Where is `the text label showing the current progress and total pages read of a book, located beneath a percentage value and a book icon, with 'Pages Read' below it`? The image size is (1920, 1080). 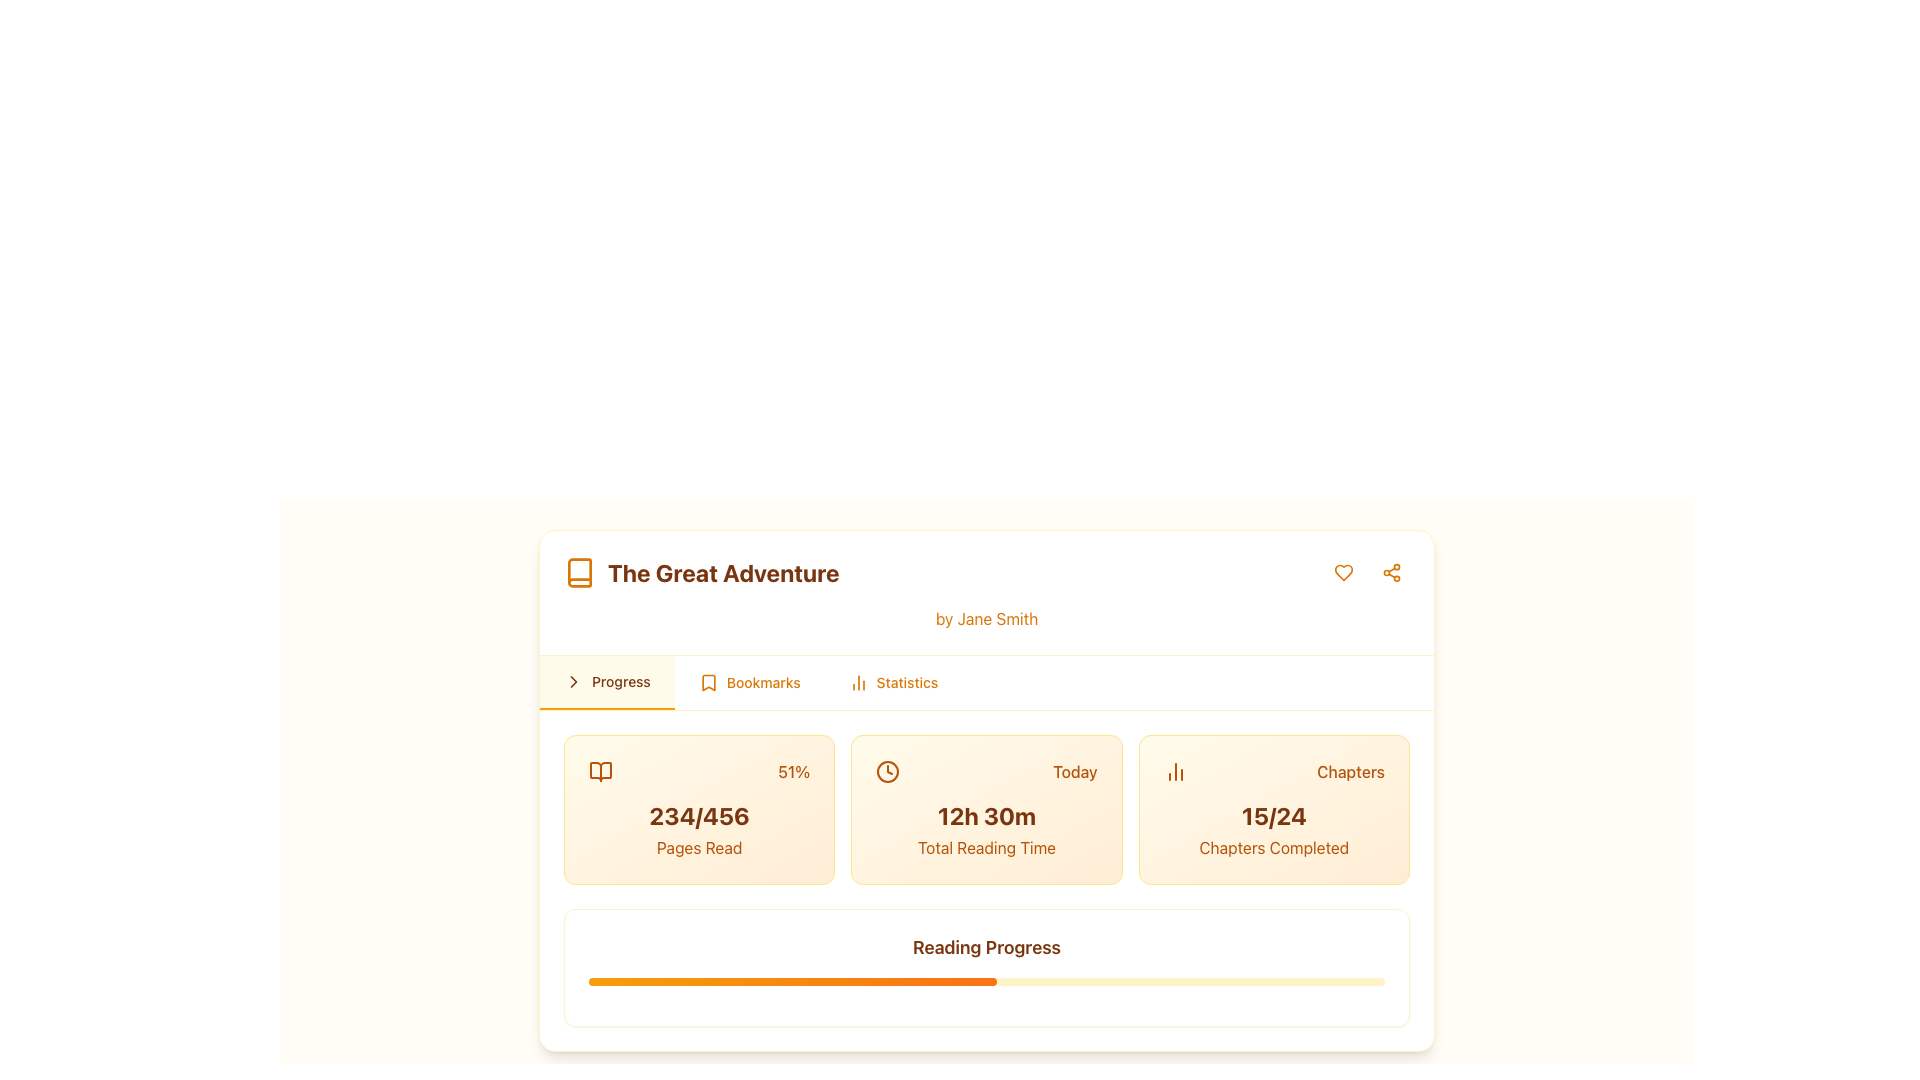 the text label showing the current progress and total pages read of a book, located beneath a percentage value and a book icon, with 'Pages Read' below it is located at coordinates (699, 816).